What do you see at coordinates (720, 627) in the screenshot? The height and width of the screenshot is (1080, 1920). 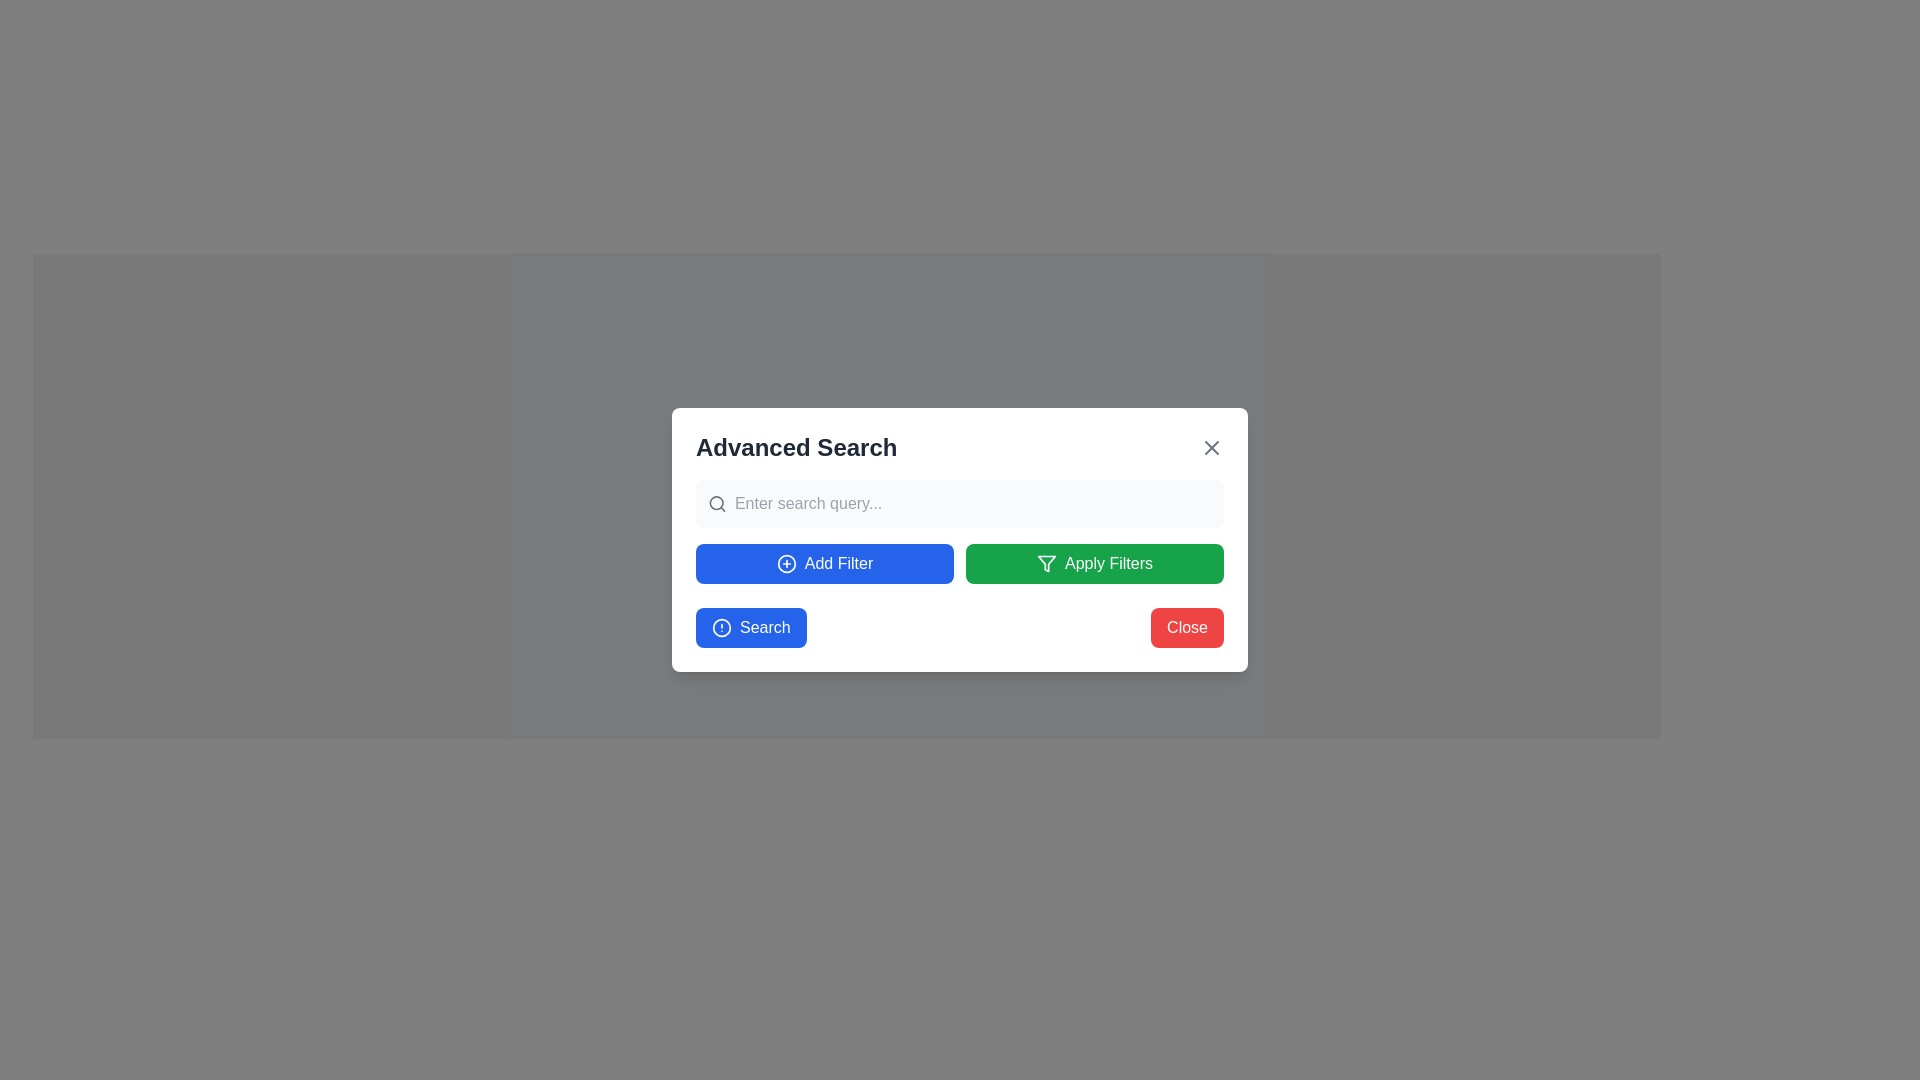 I see `the small circular icon with a thin white border and a central white dot, located within the blue 'Search' button at the bottom left of the 'Advanced Search' interface` at bounding box center [720, 627].